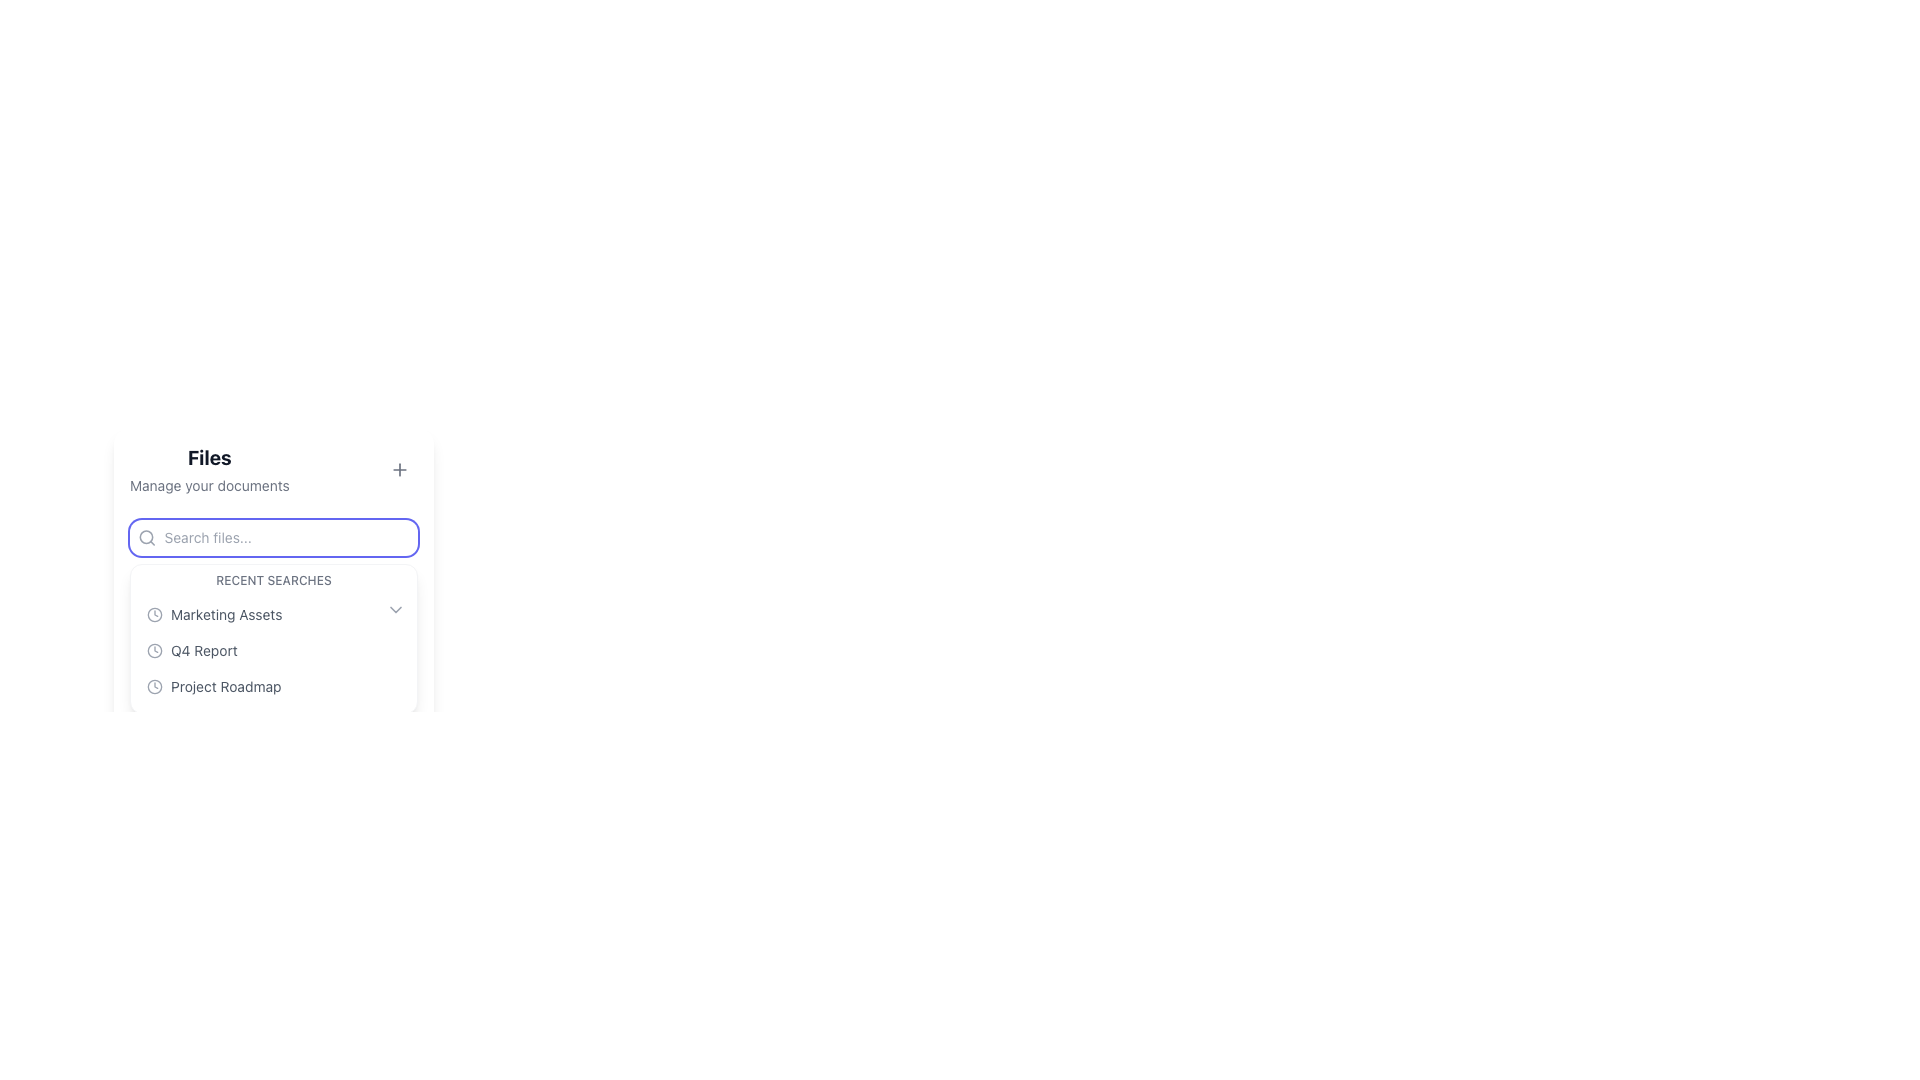  What do you see at coordinates (272, 685) in the screenshot?
I see `the 'Project Roadmap' dropdown item, which is the last item` at bounding box center [272, 685].